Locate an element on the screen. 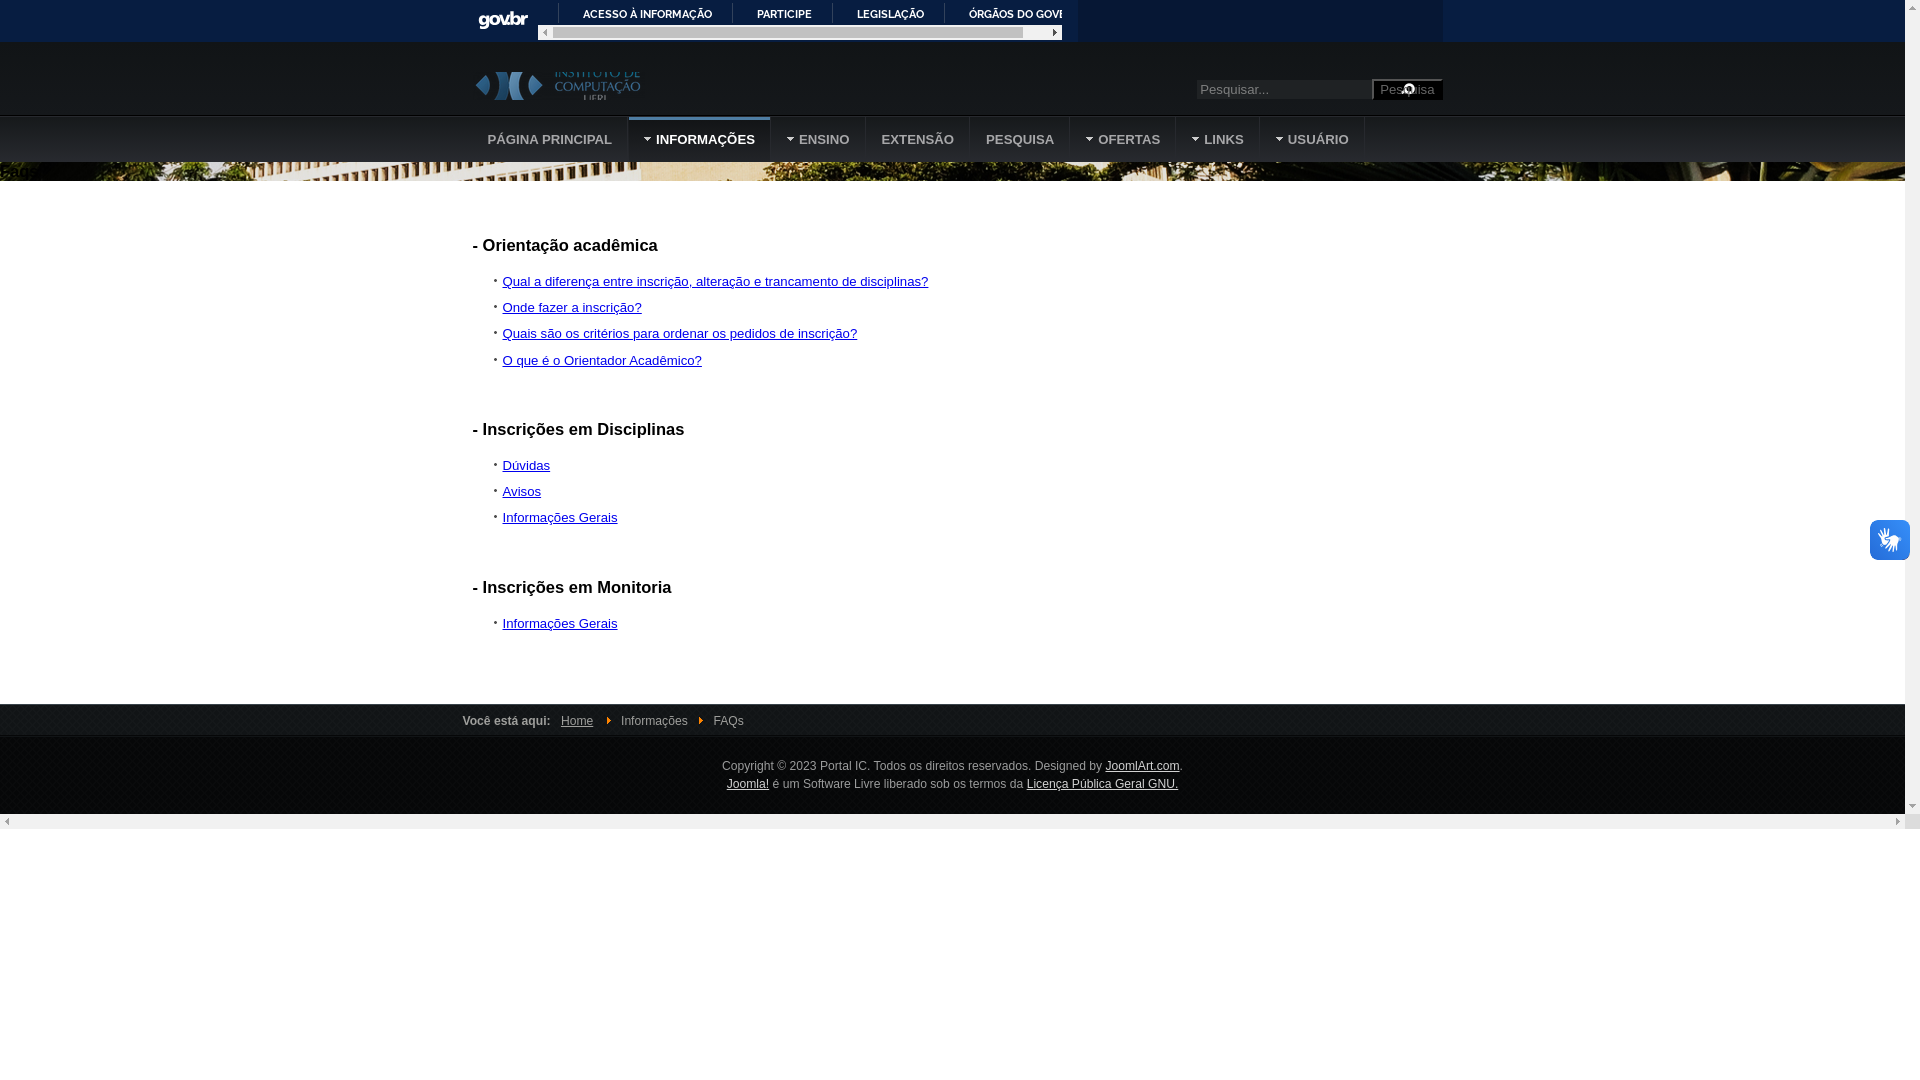 This screenshot has width=1920, height=1080. 'OFERTAS' is located at coordinates (1069, 138).